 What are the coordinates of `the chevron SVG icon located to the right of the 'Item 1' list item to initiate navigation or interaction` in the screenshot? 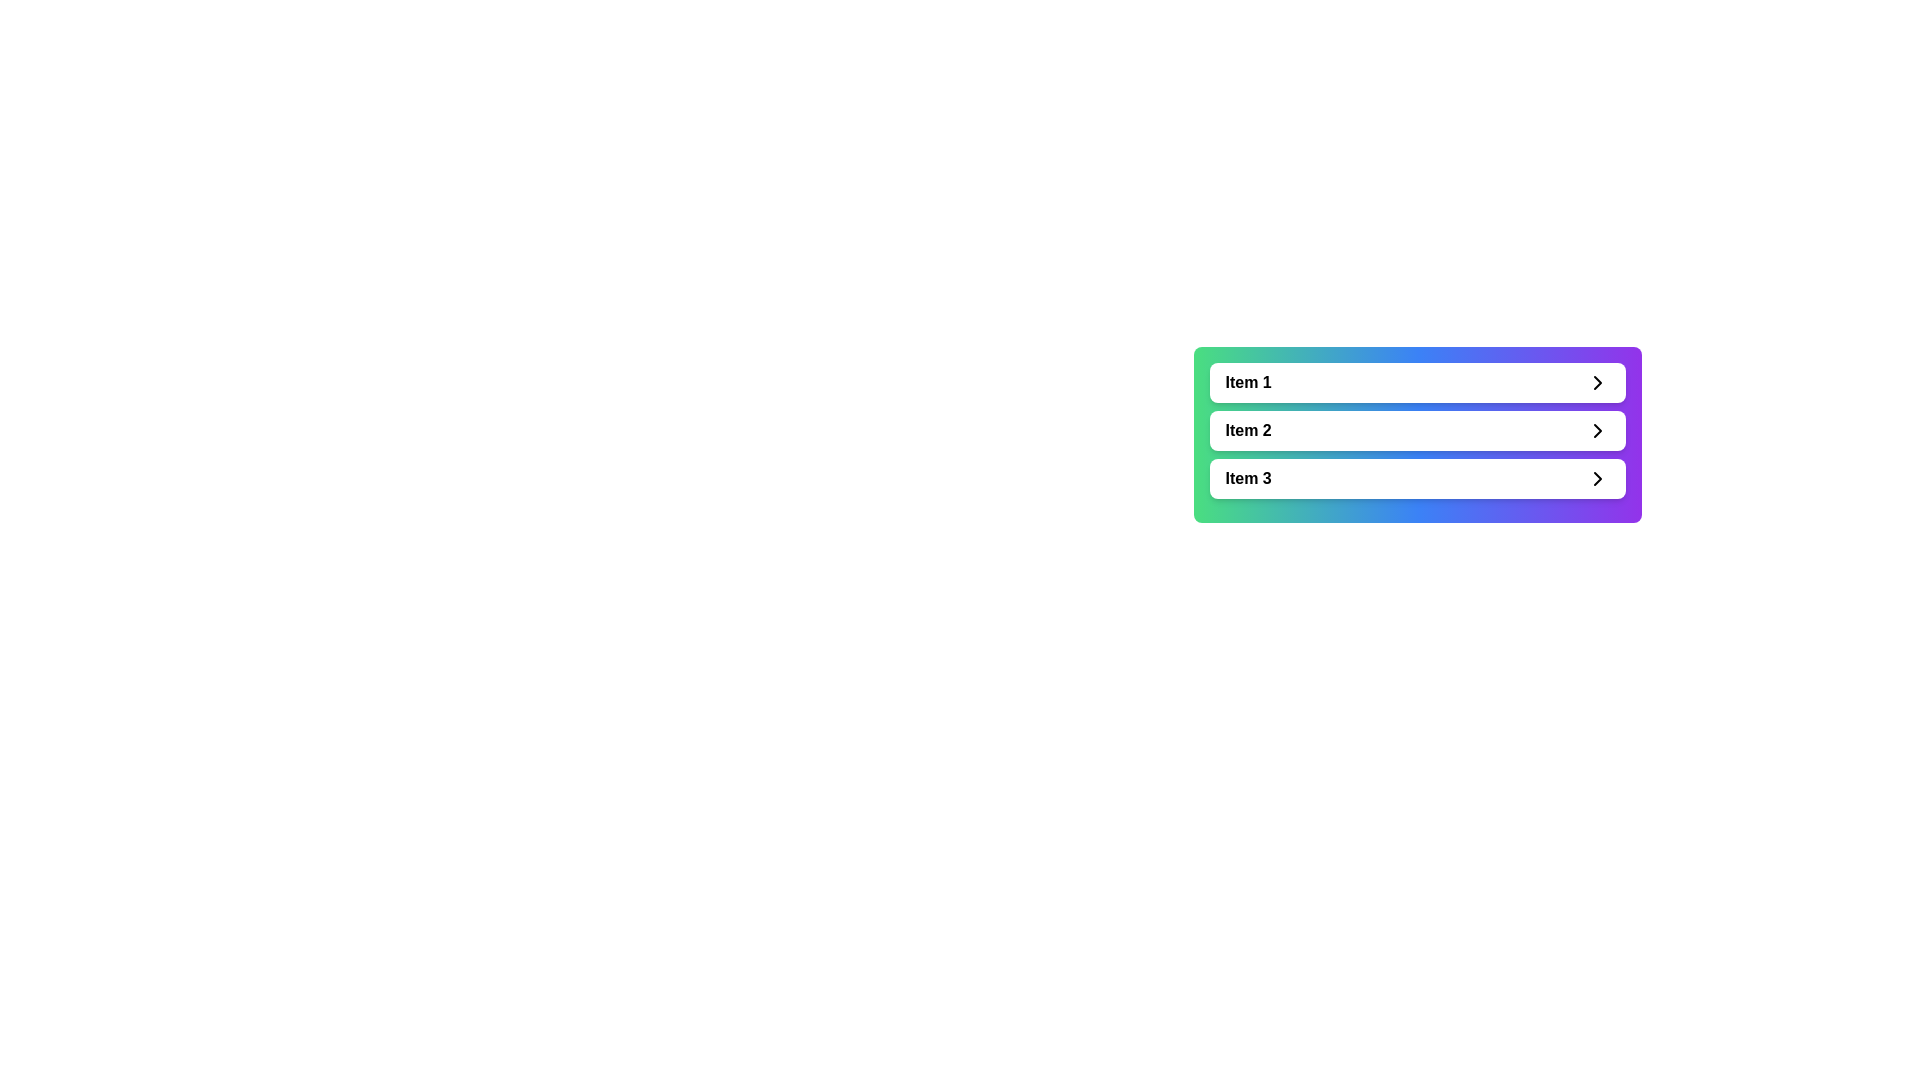 It's located at (1596, 382).